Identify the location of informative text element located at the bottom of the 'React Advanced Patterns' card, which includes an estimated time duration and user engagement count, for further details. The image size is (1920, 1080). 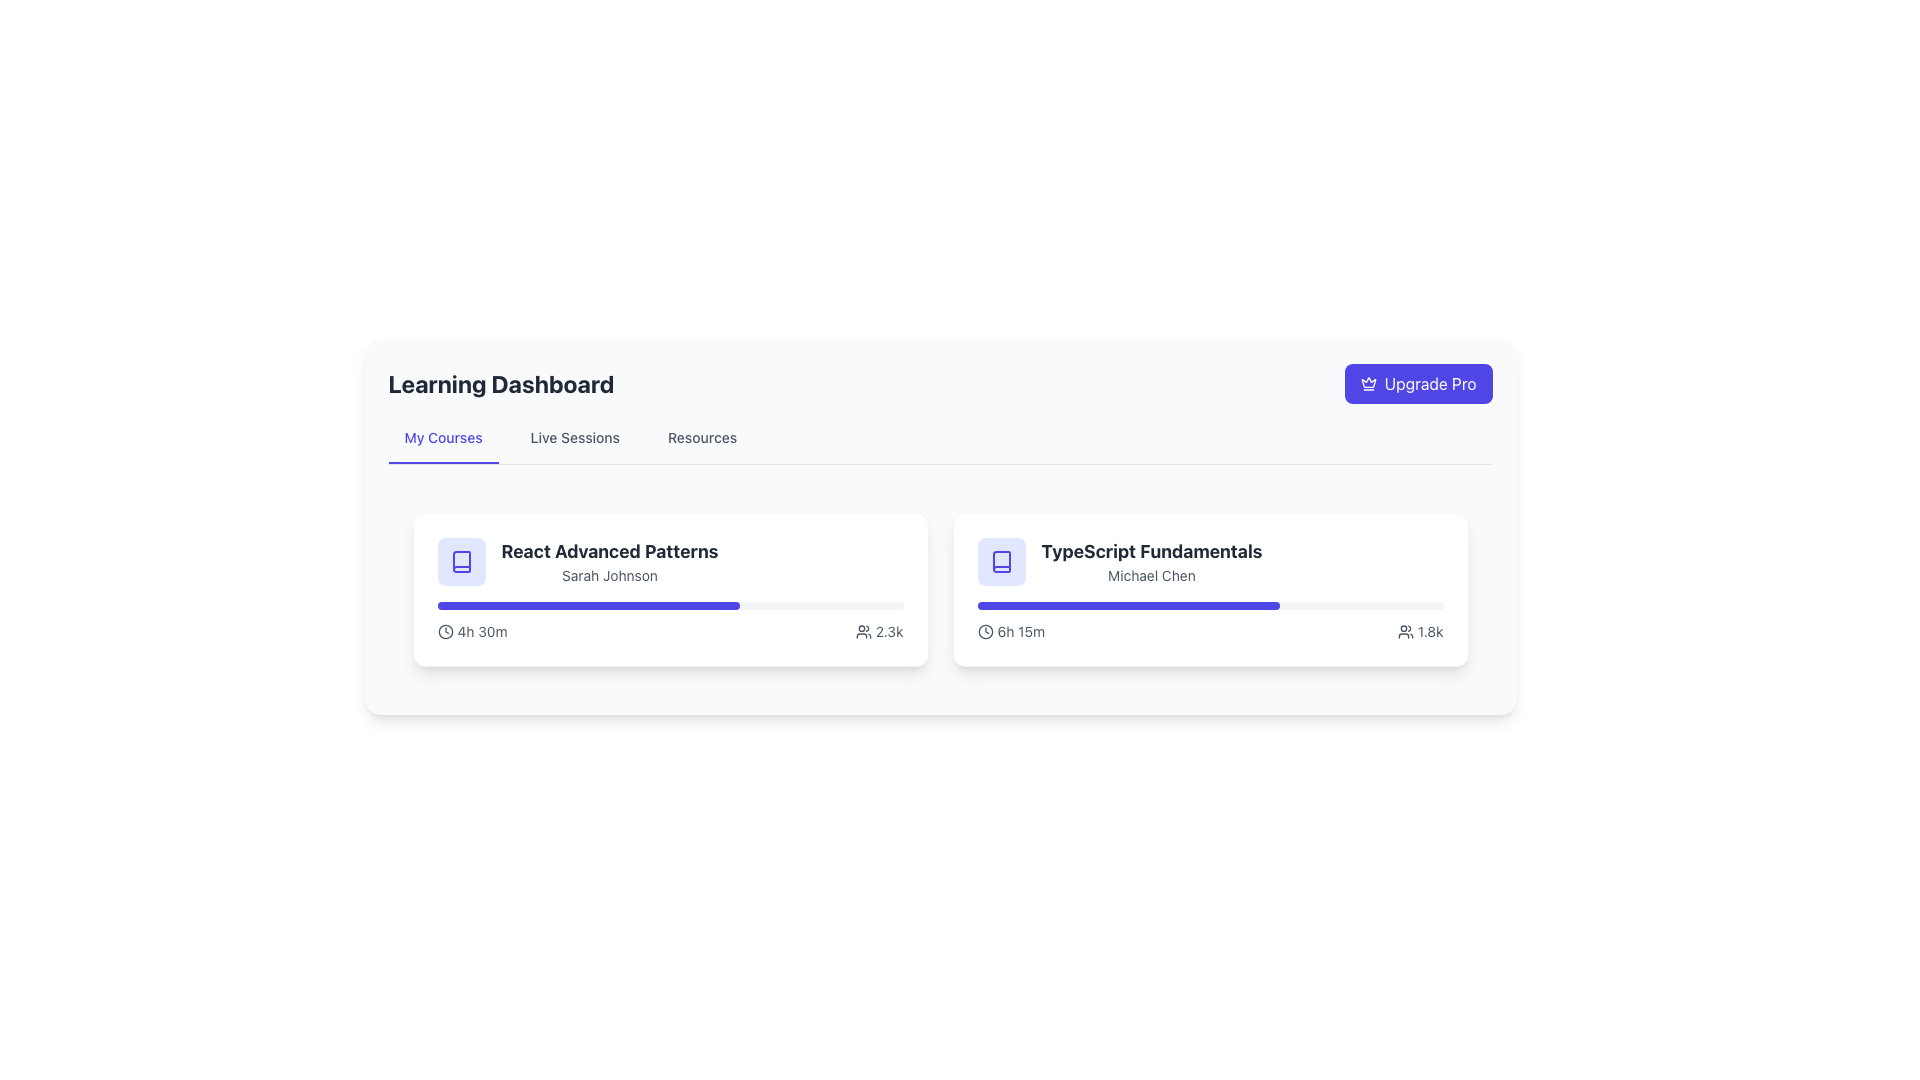
(670, 632).